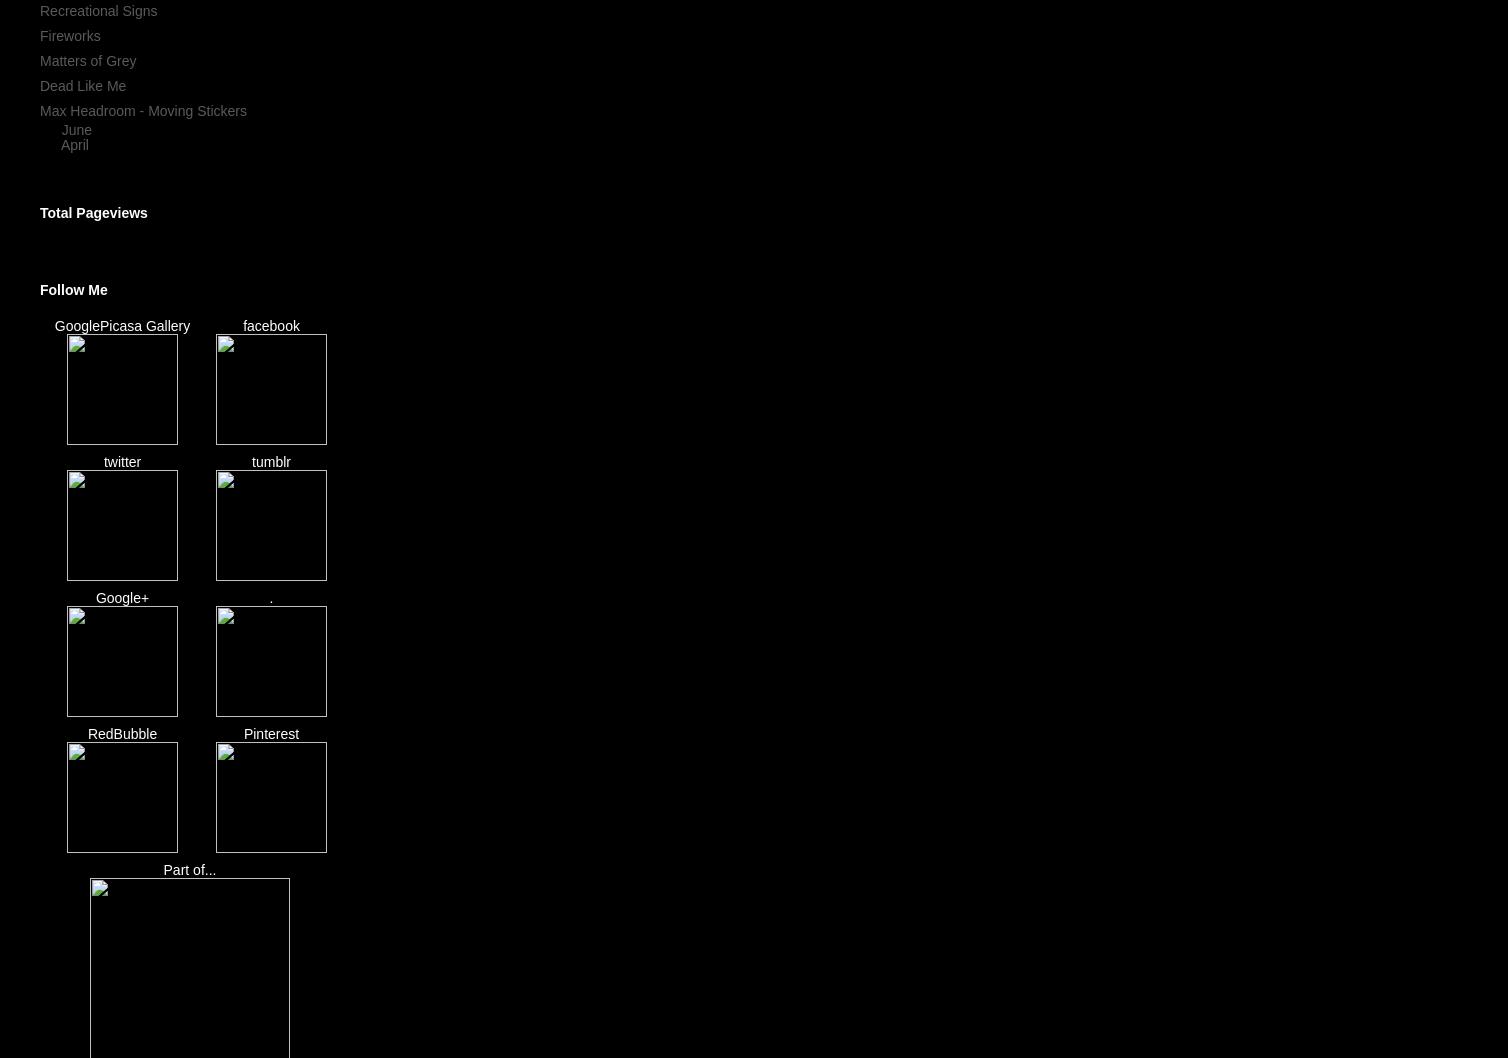 The width and height of the screenshot is (1508, 1058). What do you see at coordinates (98, 11) in the screenshot?
I see `'Recreational Signs'` at bounding box center [98, 11].